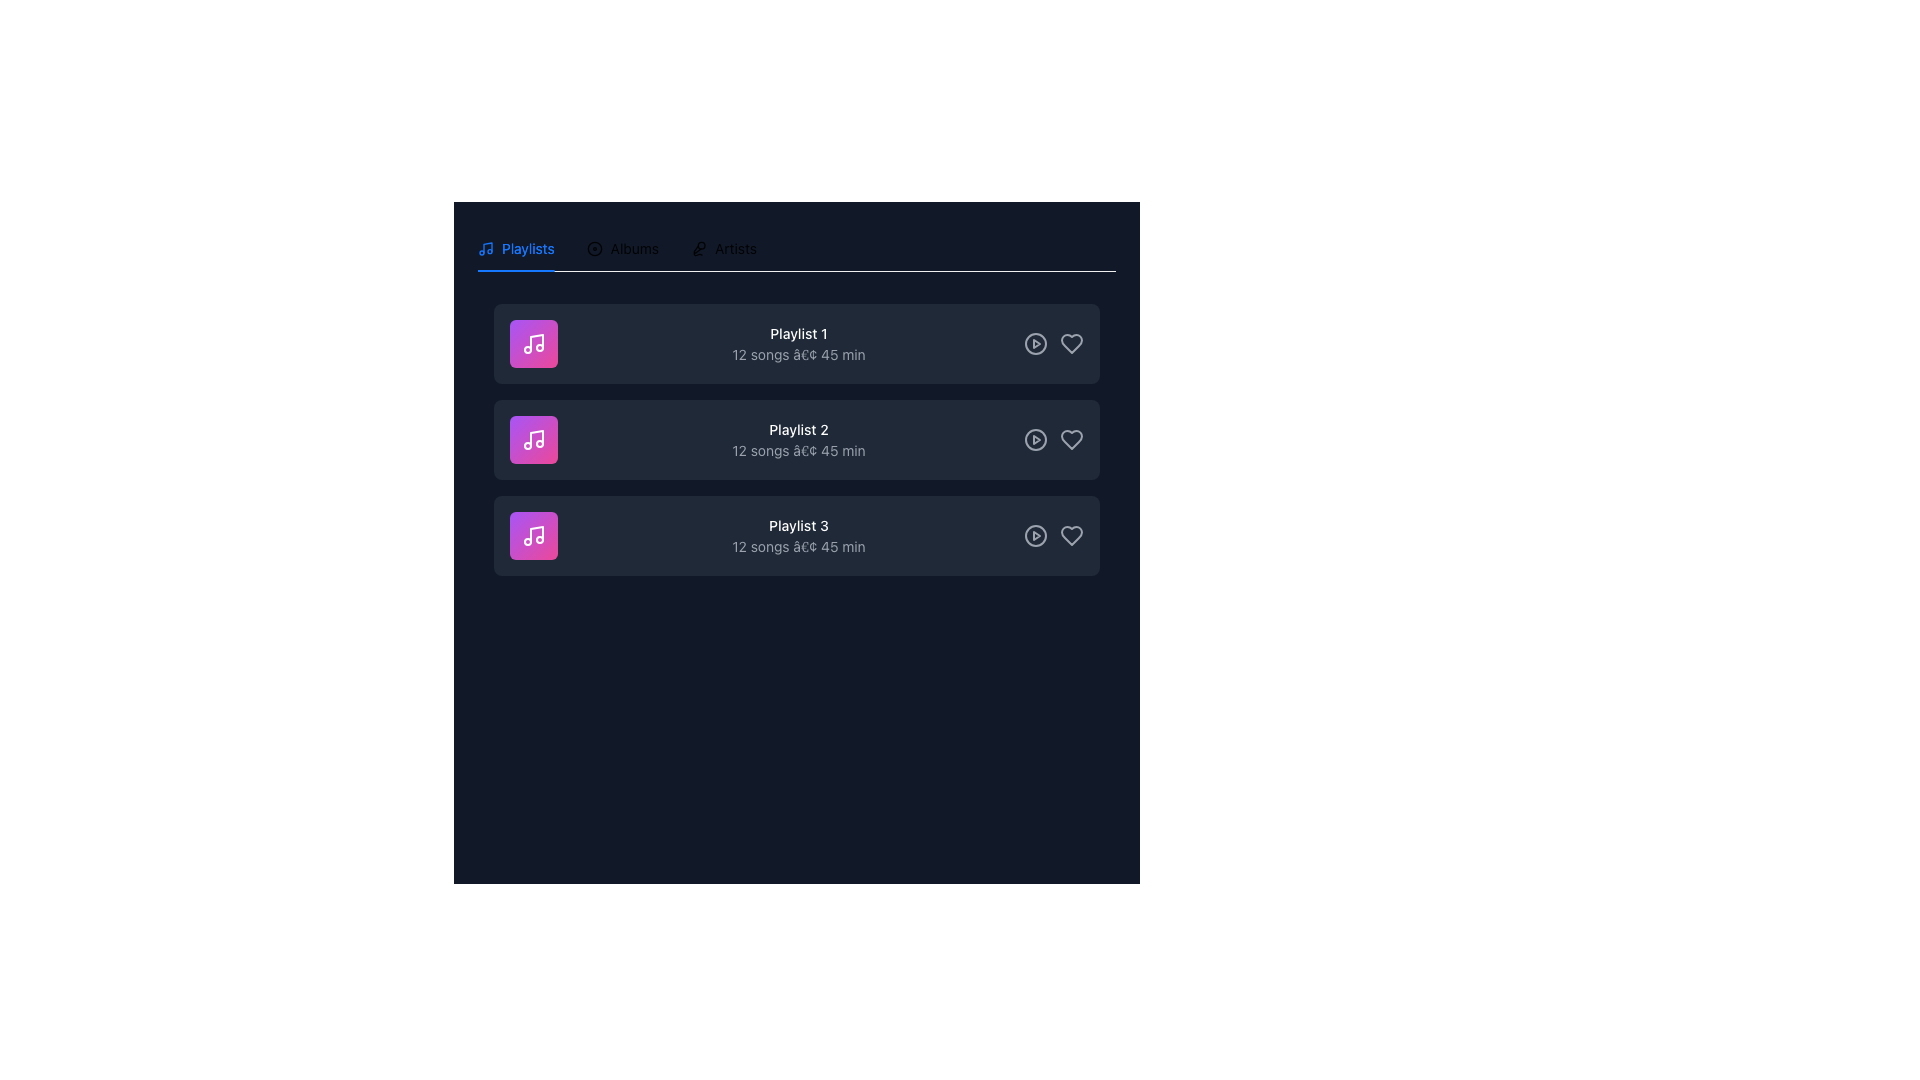  Describe the element at coordinates (795, 438) in the screenshot. I see `the List Item representing the playlist titled 'Playlist 2' in the music application` at that location.